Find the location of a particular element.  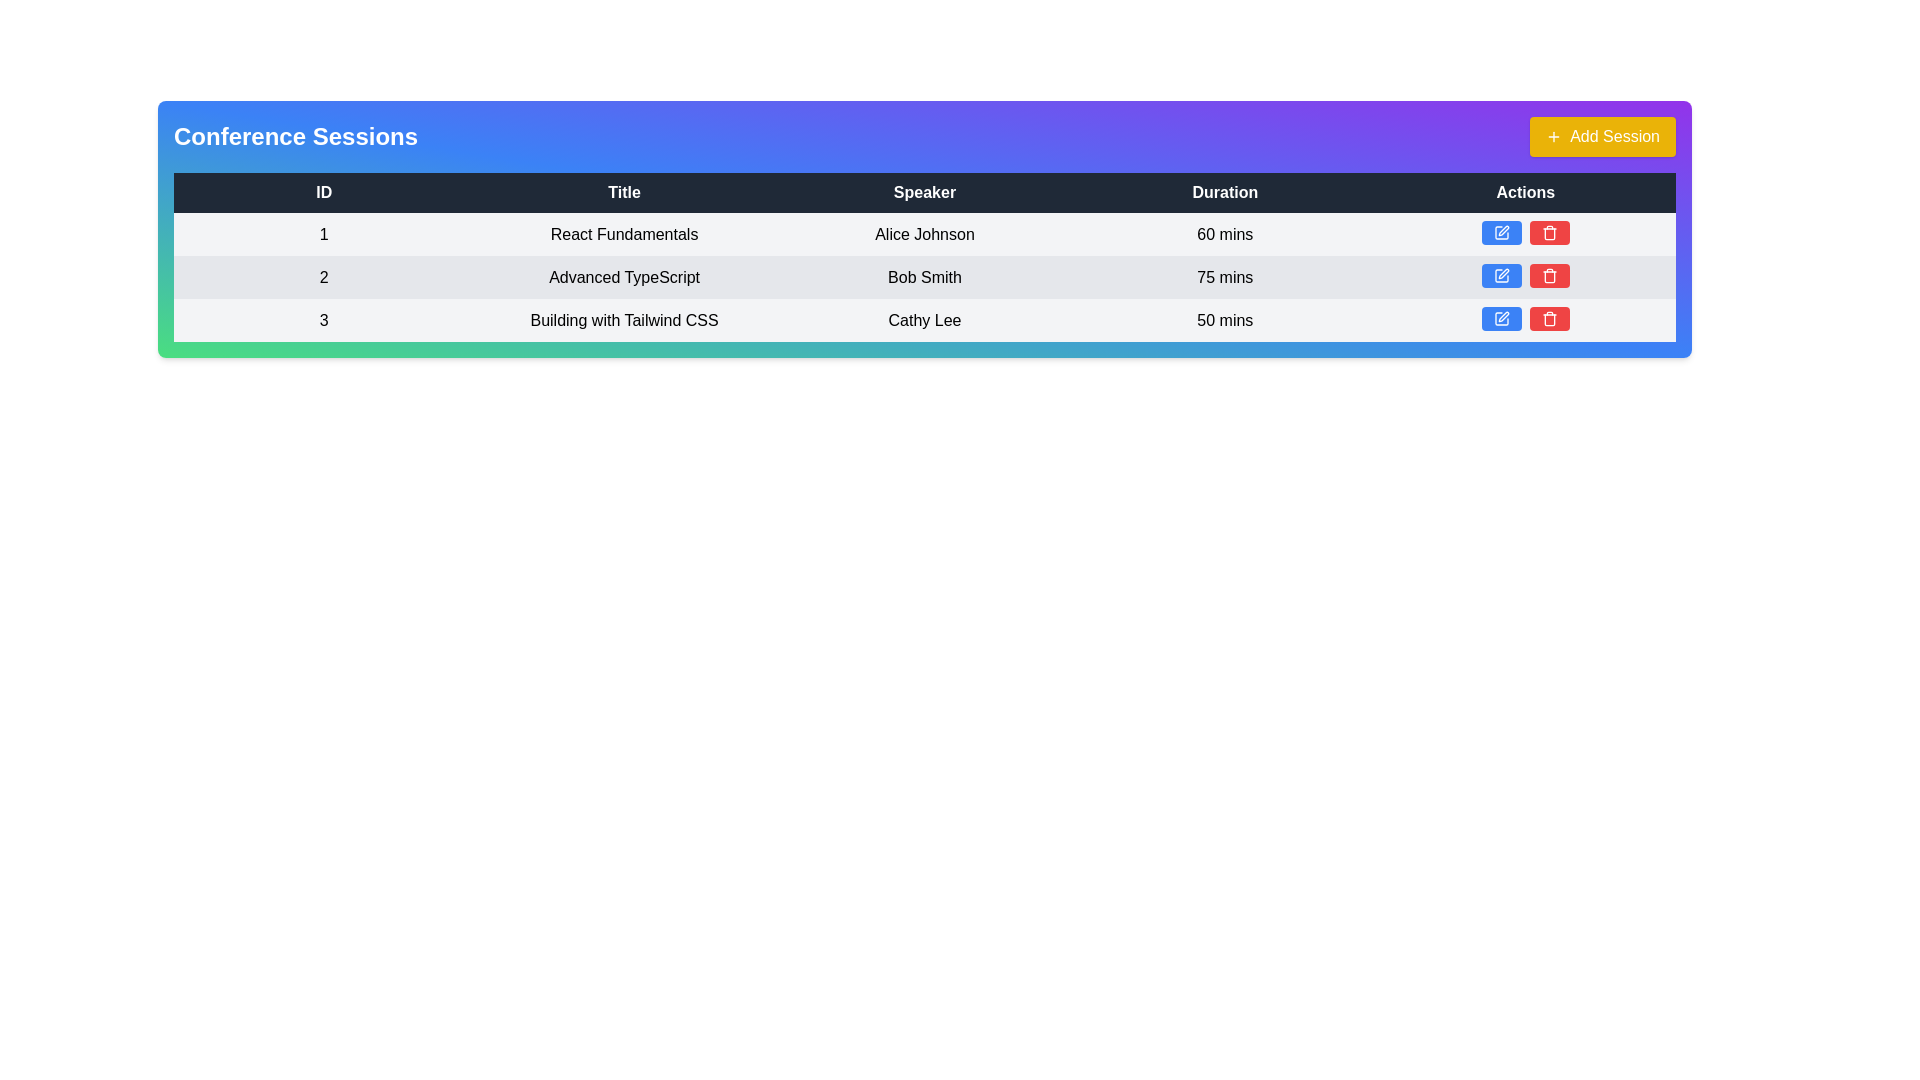

the red delete button with a trash can icon located is located at coordinates (1548, 276).